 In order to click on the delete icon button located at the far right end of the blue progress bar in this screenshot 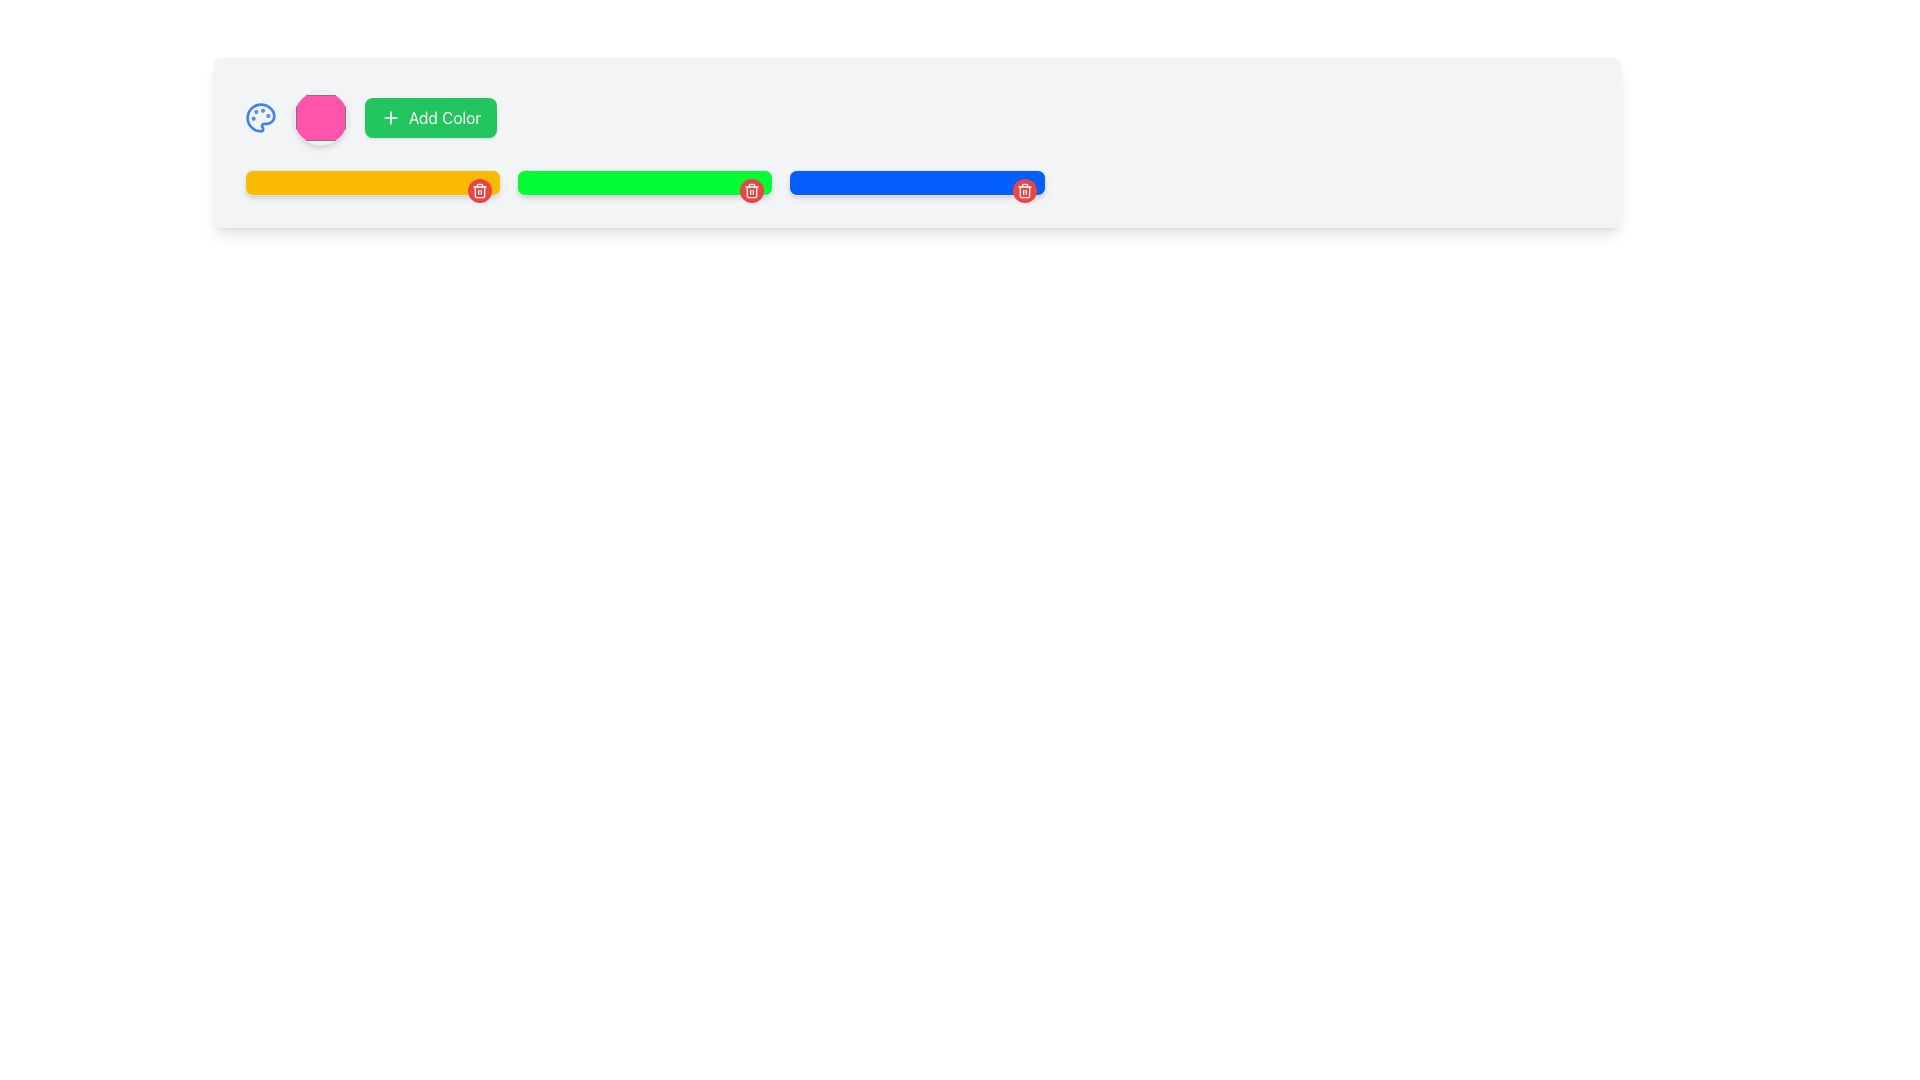, I will do `click(1024, 191)`.